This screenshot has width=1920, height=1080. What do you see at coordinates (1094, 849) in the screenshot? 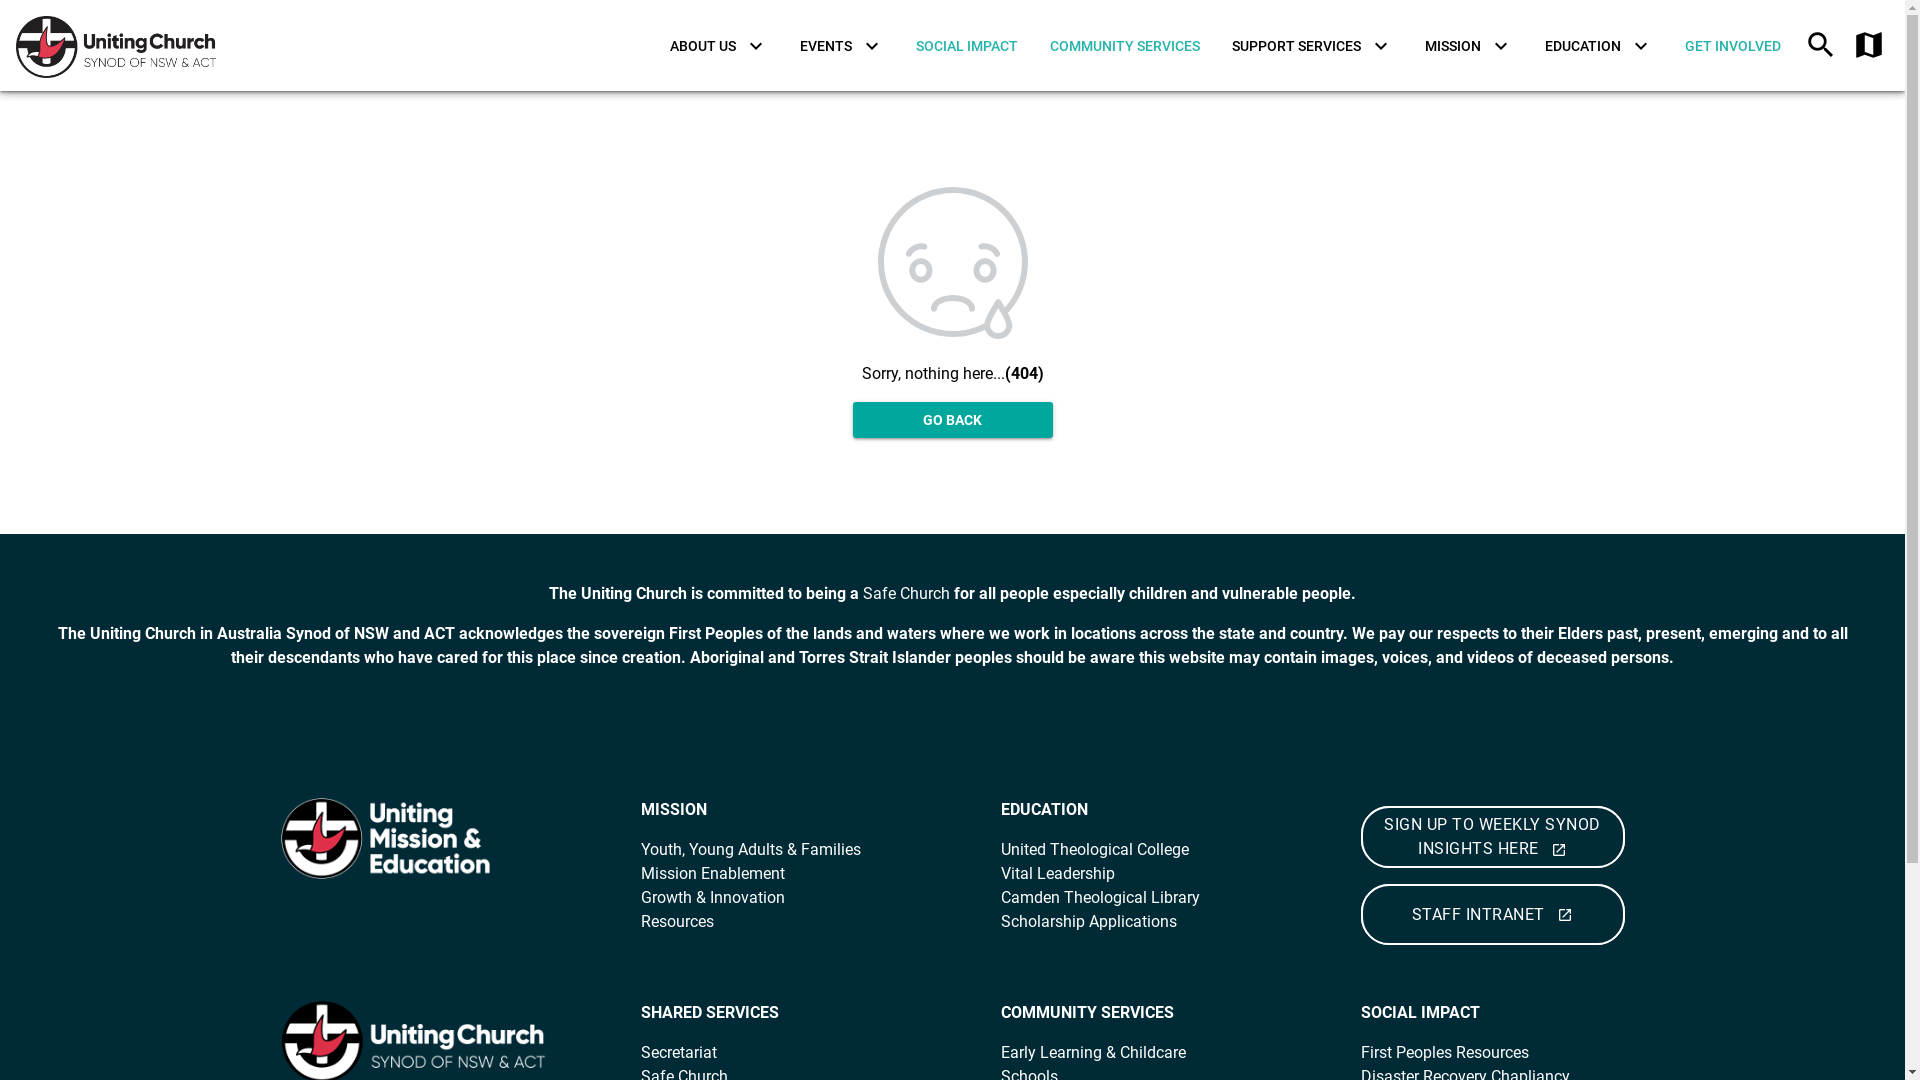
I see `'United Theological College '` at bounding box center [1094, 849].